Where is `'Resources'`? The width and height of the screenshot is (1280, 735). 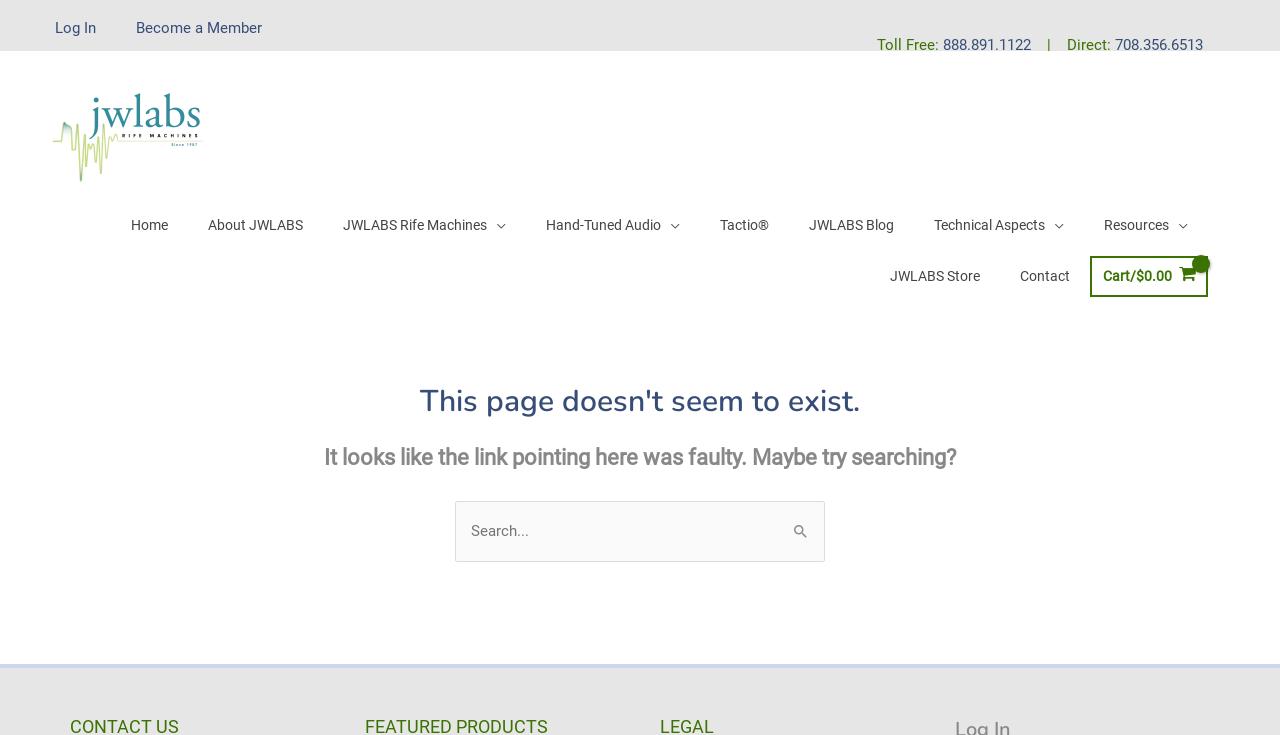
'Resources' is located at coordinates (1135, 223).